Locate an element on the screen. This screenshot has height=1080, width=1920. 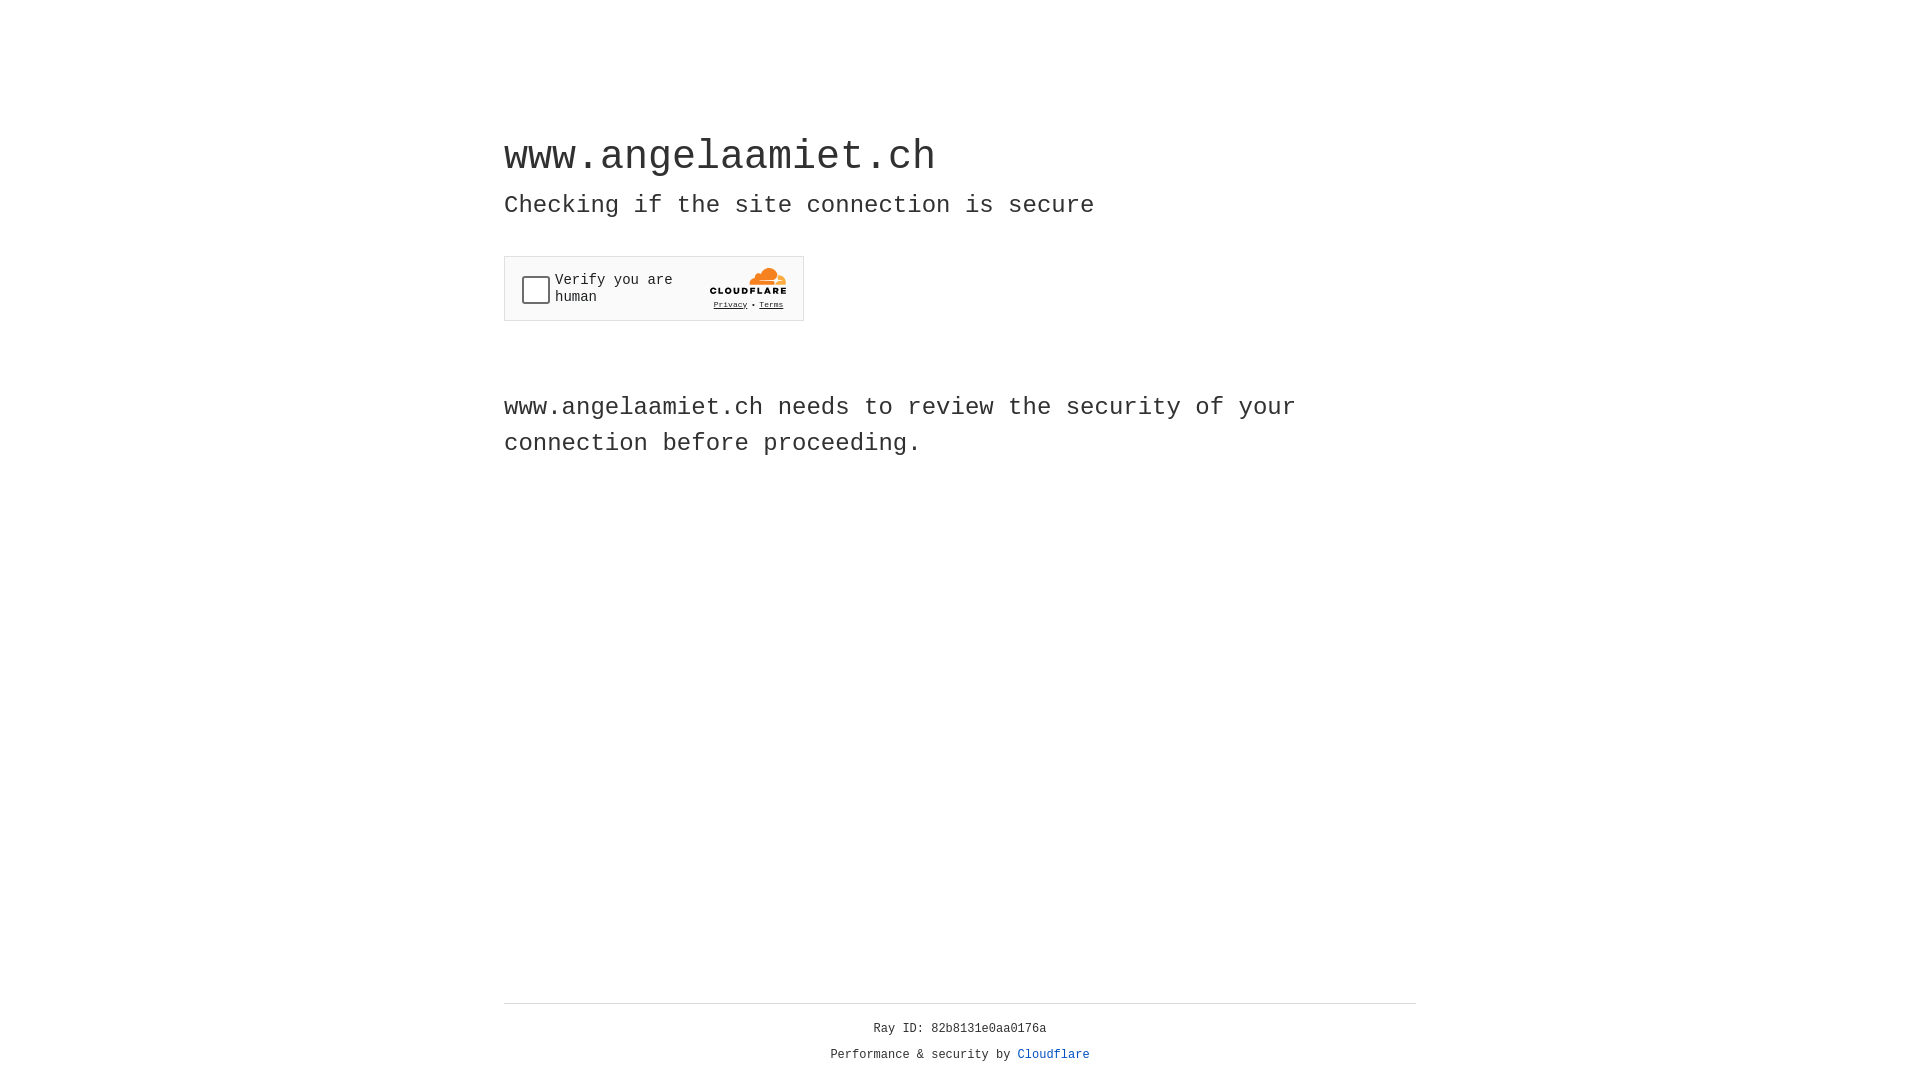
'Widget containing a Cloudflare security challenge' is located at coordinates (653, 288).